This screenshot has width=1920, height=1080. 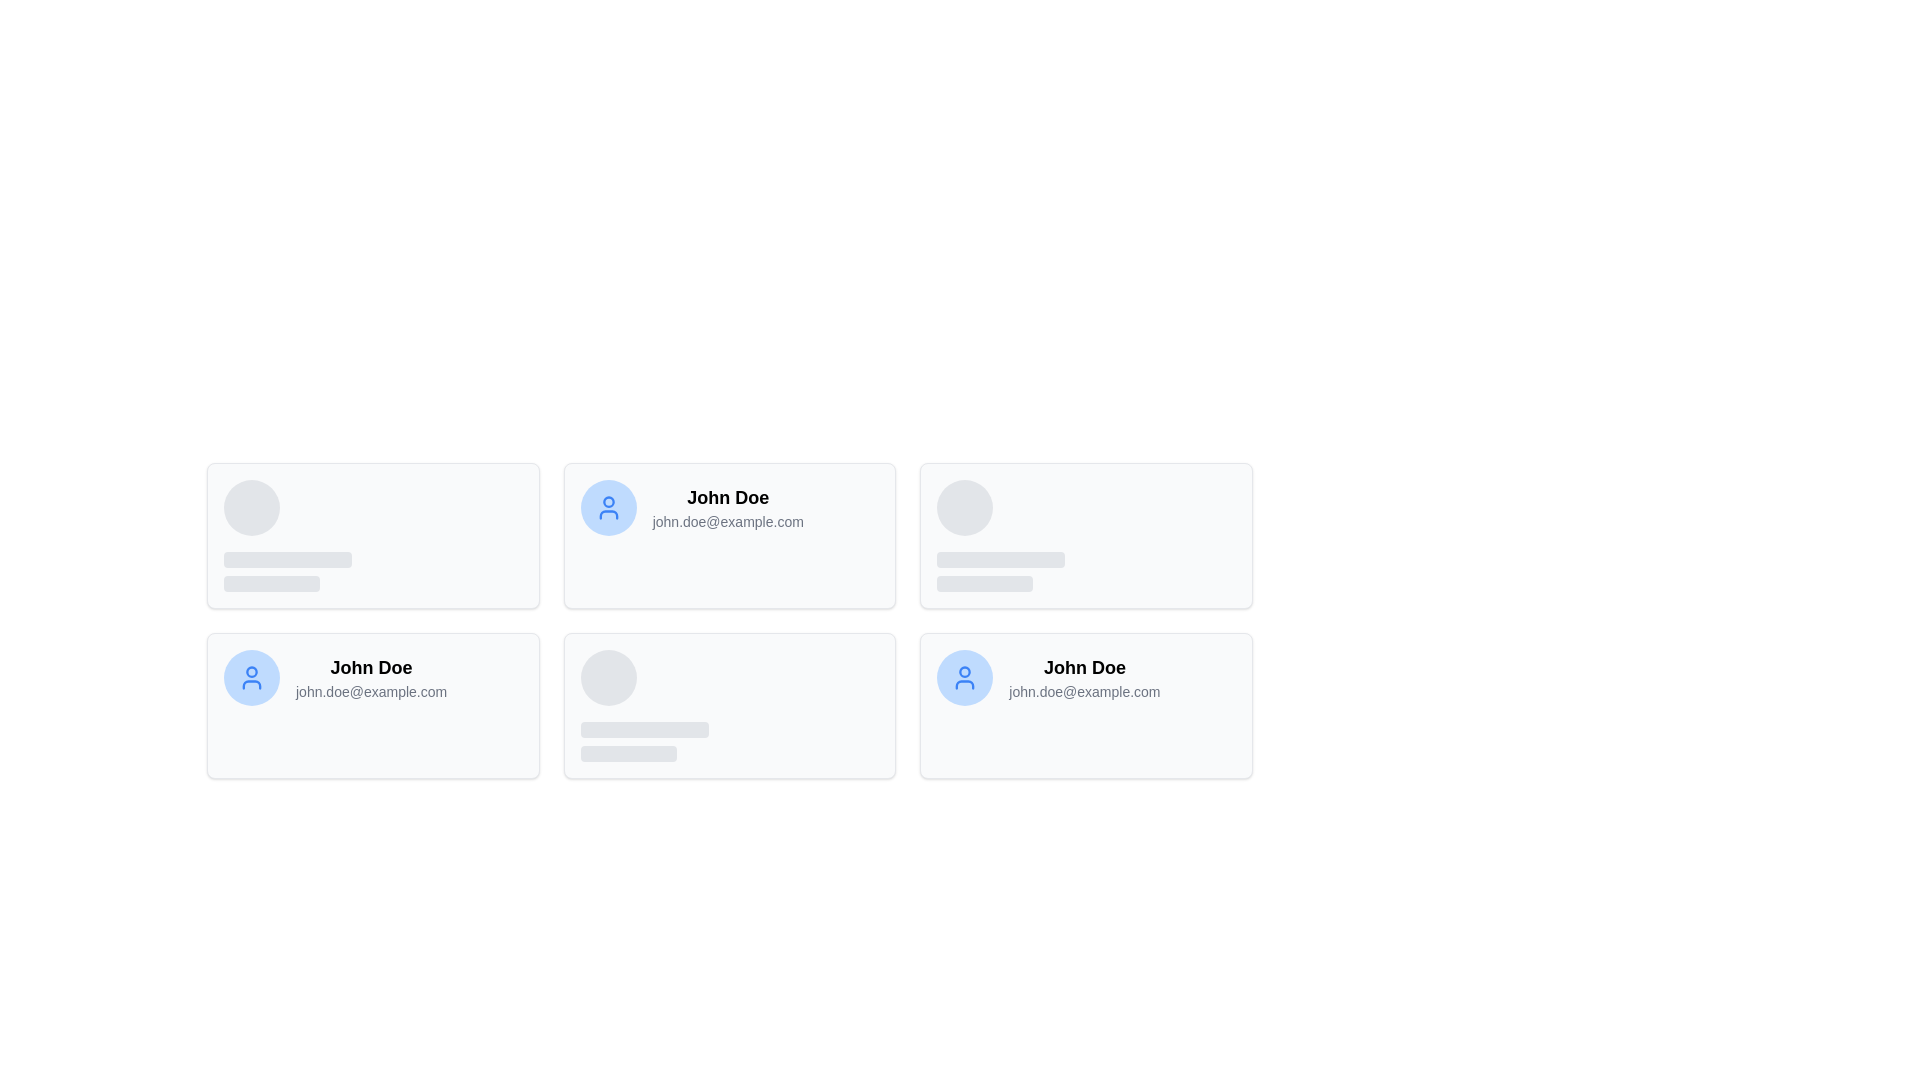 What do you see at coordinates (1085, 535) in the screenshot?
I see `the third card component in the top row of the grid layout, which has a rounded gray border and a light gray background` at bounding box center [1085, 535].